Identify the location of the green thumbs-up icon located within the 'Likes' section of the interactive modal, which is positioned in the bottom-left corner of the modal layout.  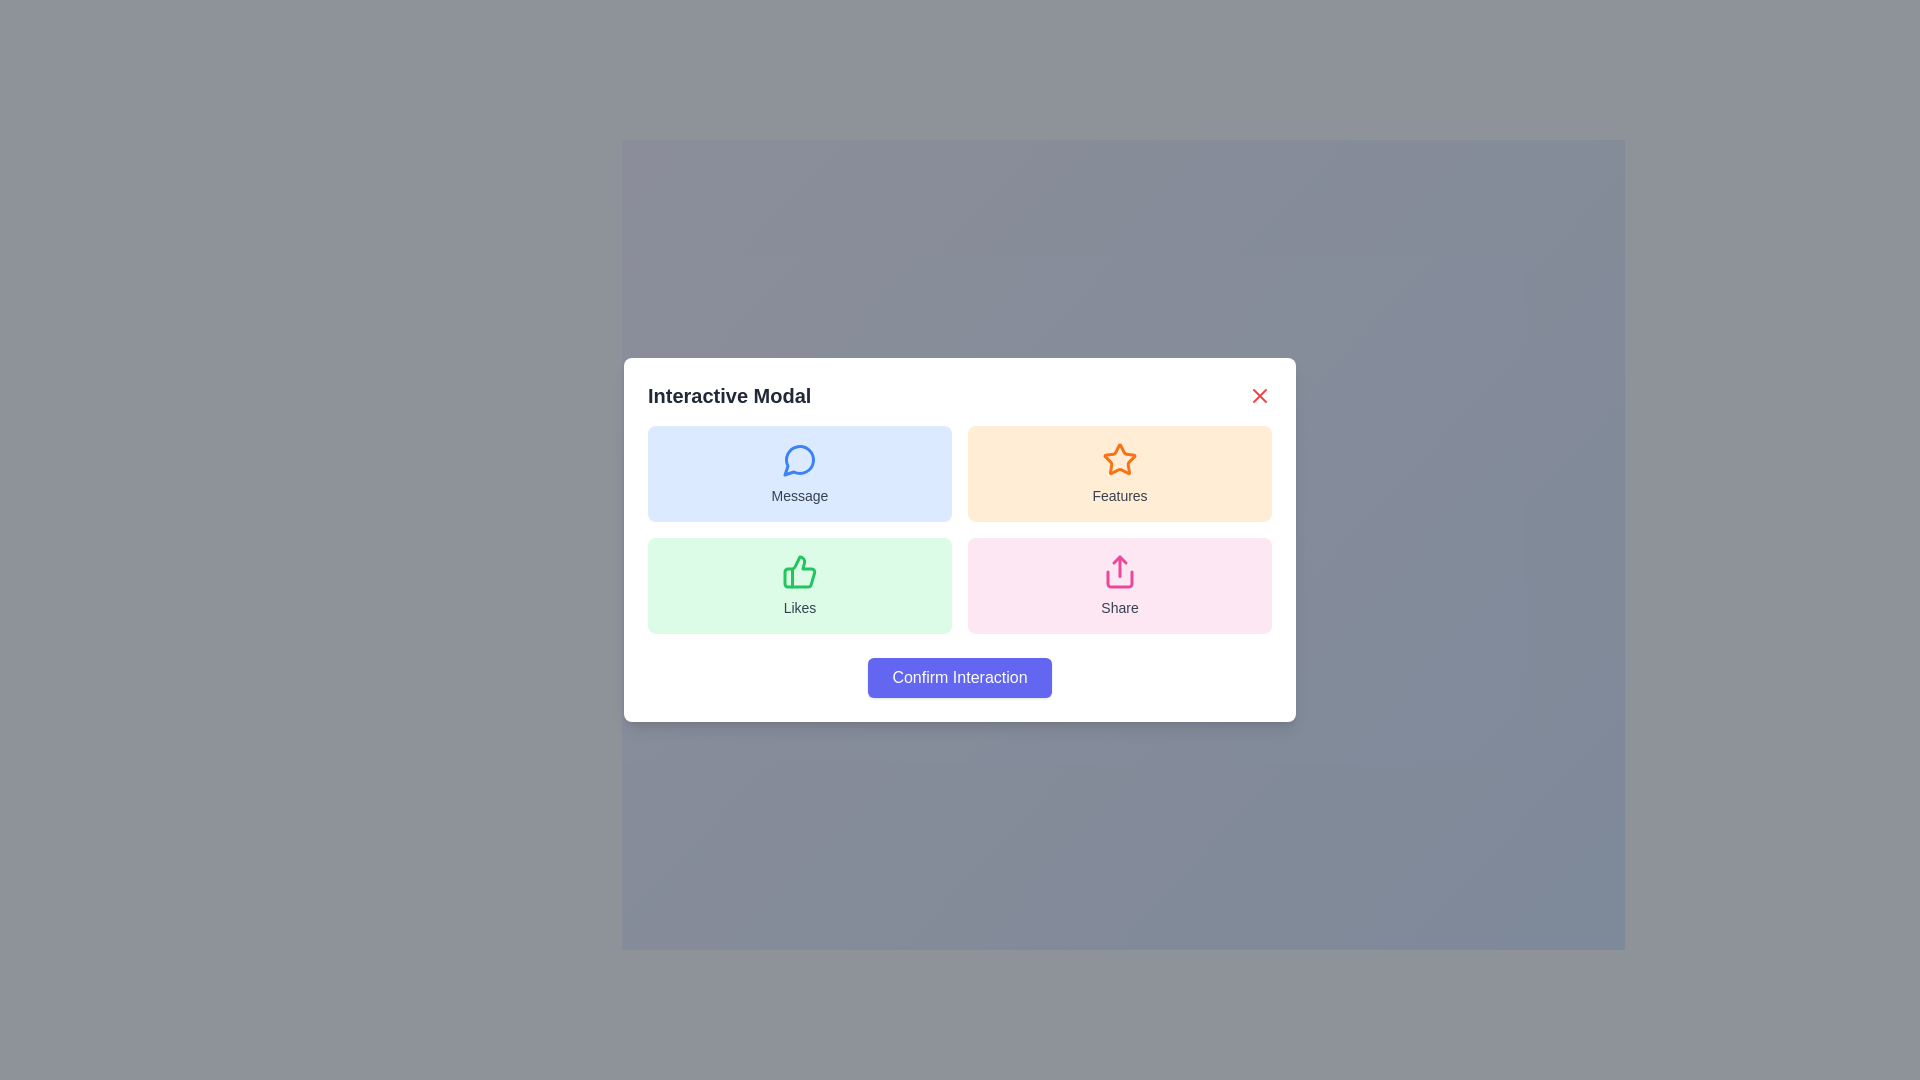
(800, 571).